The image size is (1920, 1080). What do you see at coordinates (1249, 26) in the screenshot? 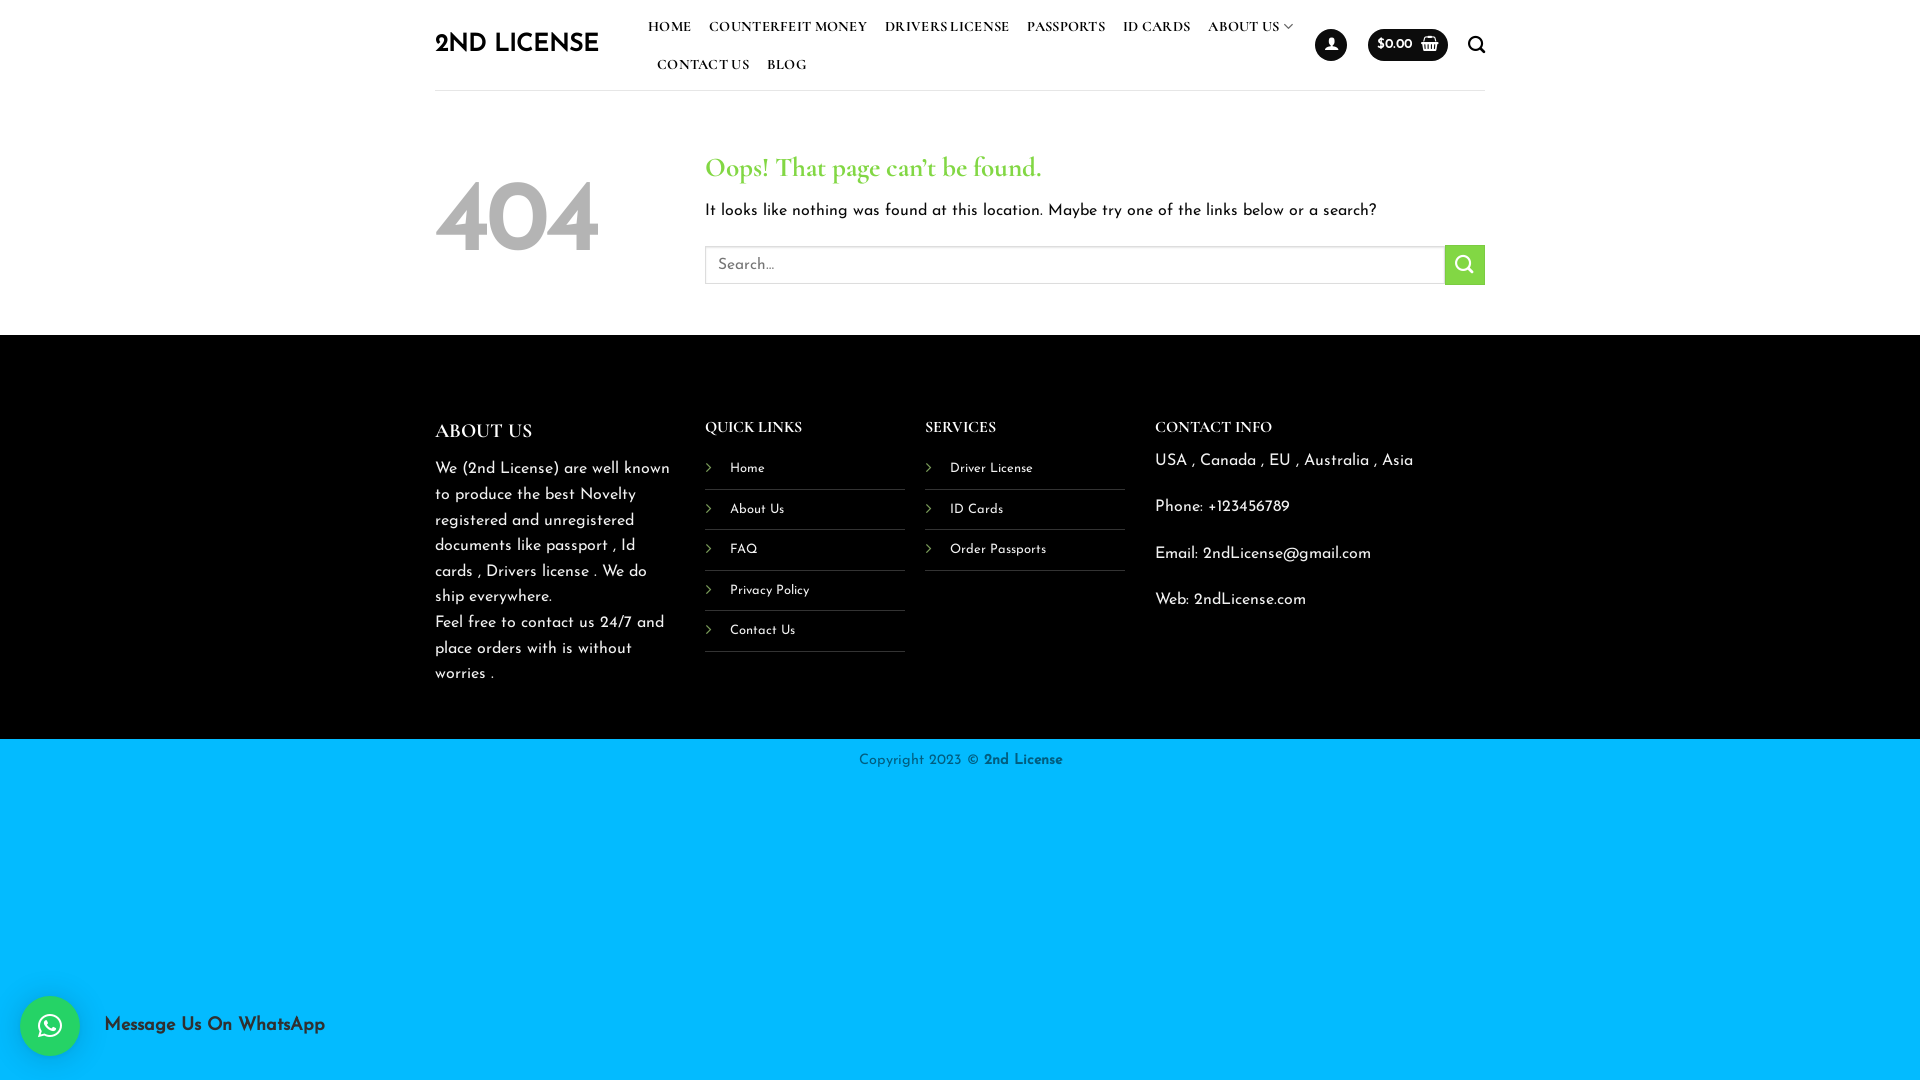
I see `'ABOUT US'` at bounding box center [1249, 26].